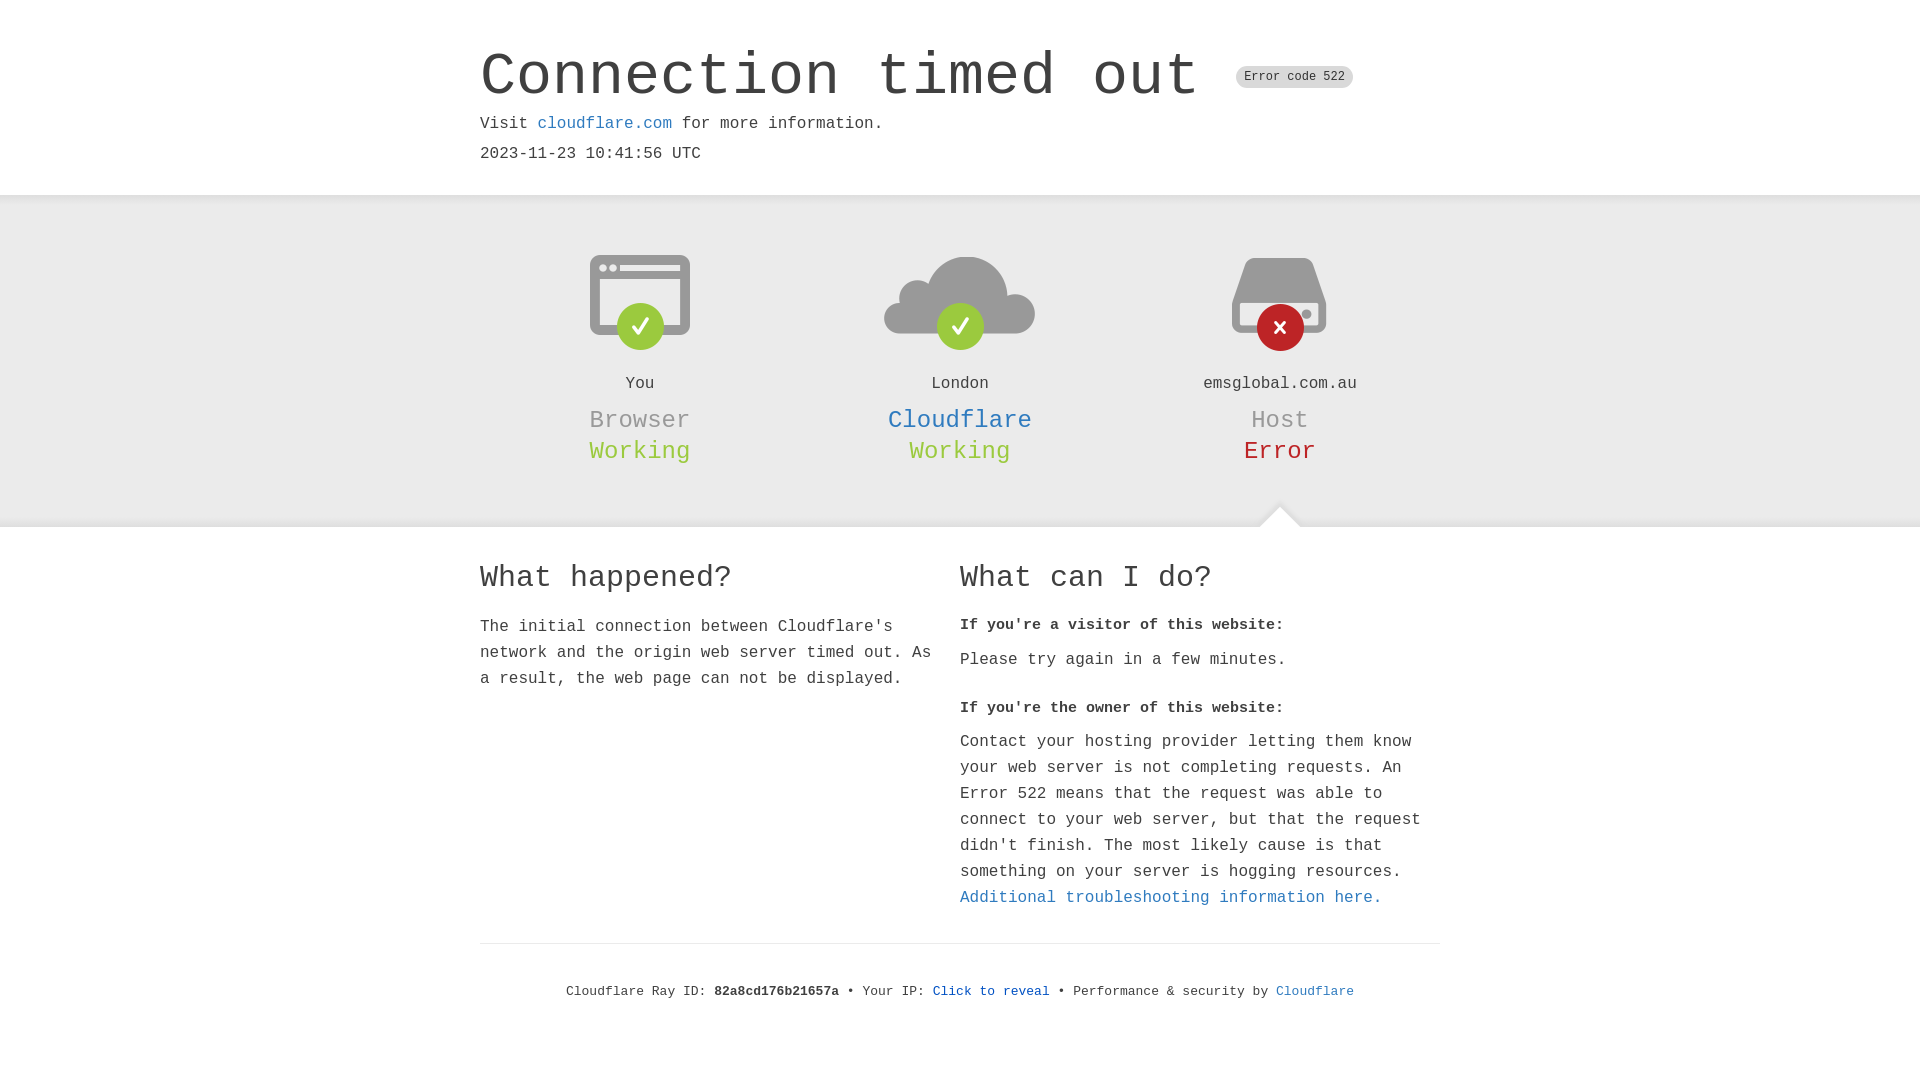 The image size is (1920, 1080). What do you see at coordinates (960, 419) in the screenshot?
I see `'Cloudflare'` at bounding box center [960, 419].